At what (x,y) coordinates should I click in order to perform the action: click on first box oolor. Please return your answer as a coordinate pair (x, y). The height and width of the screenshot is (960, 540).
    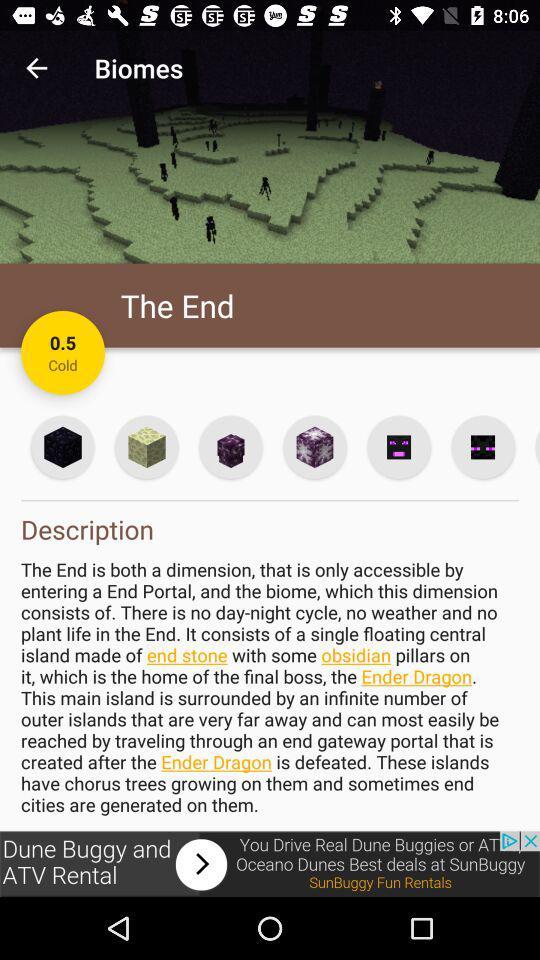
    Looking at the image, I should click on (63, 447).